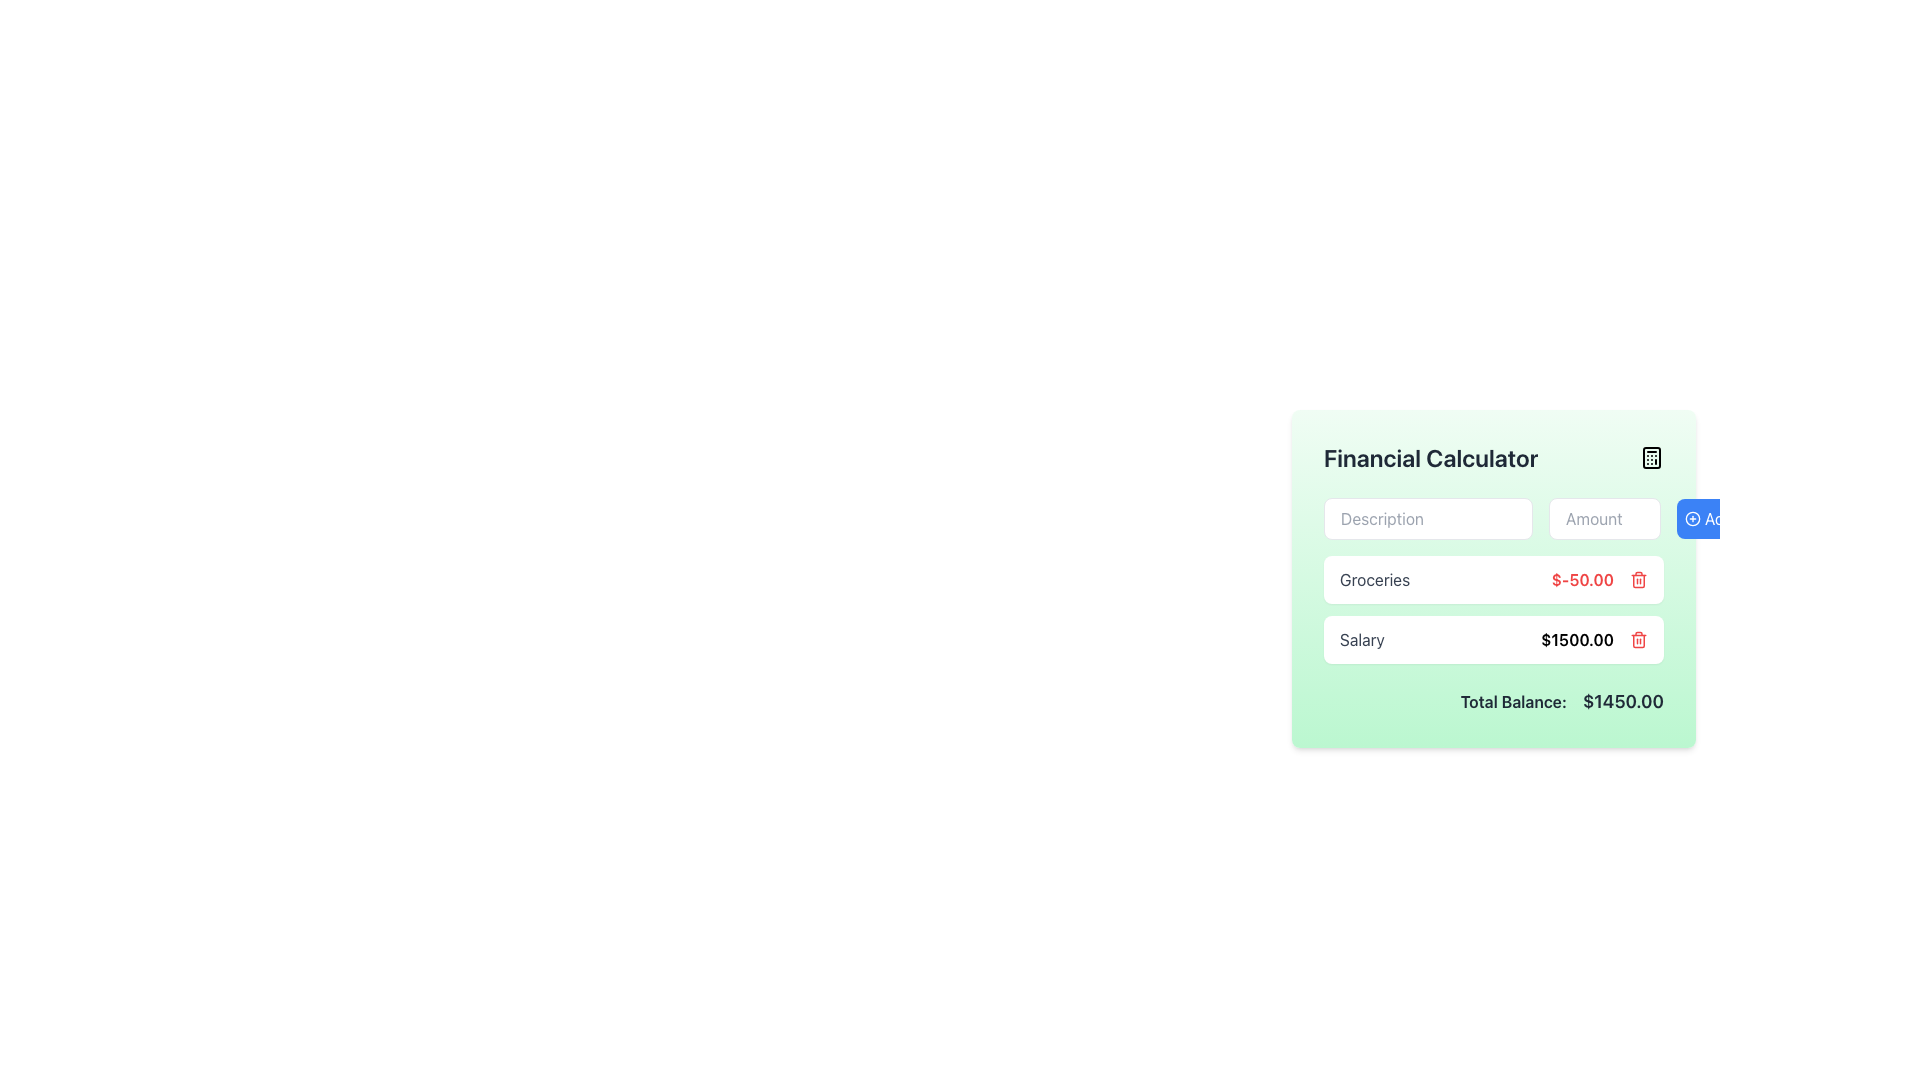  I want to click on the 'Add' icon located to the left of the 'Add' text label in the top-right corner of the financial calculator UI, so click(1692, 518).